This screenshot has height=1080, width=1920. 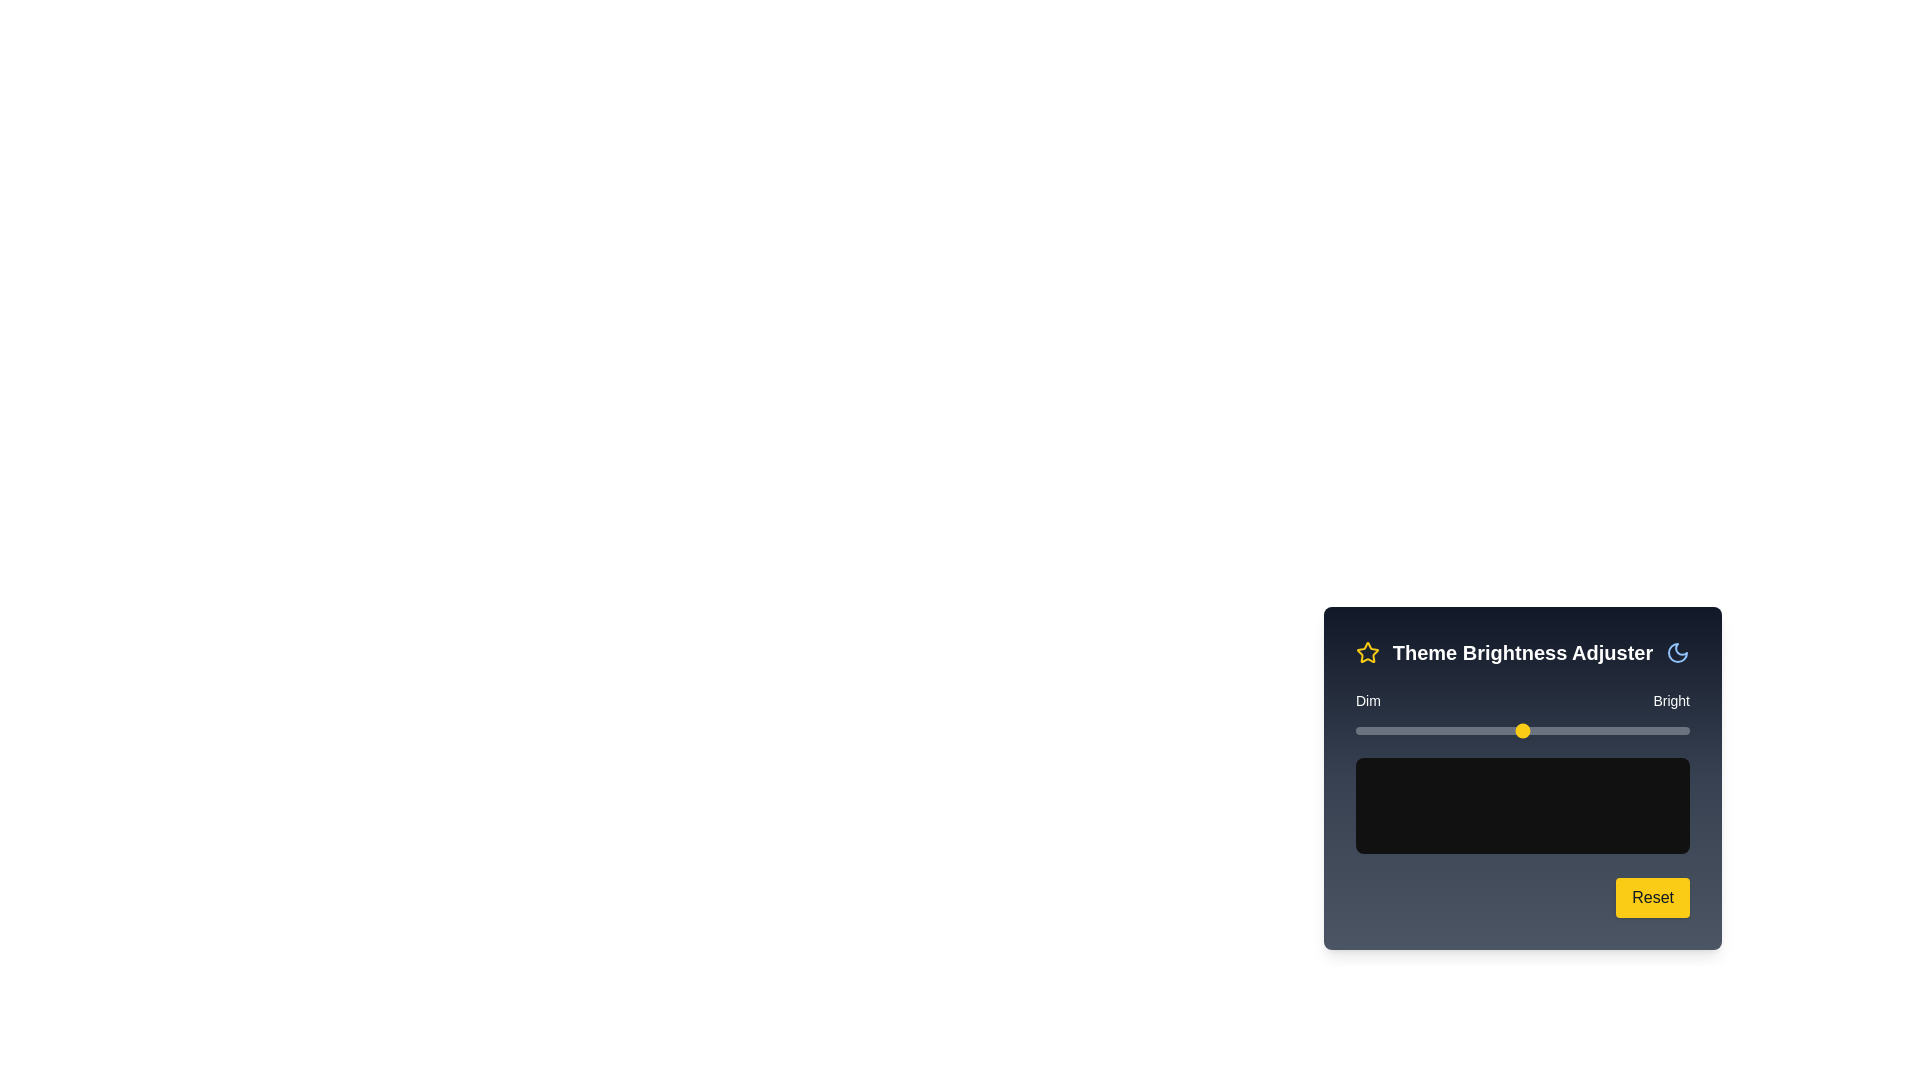 I want to click on the brightness slider to set the brightness to 88%, so click(x=1649, y=731).